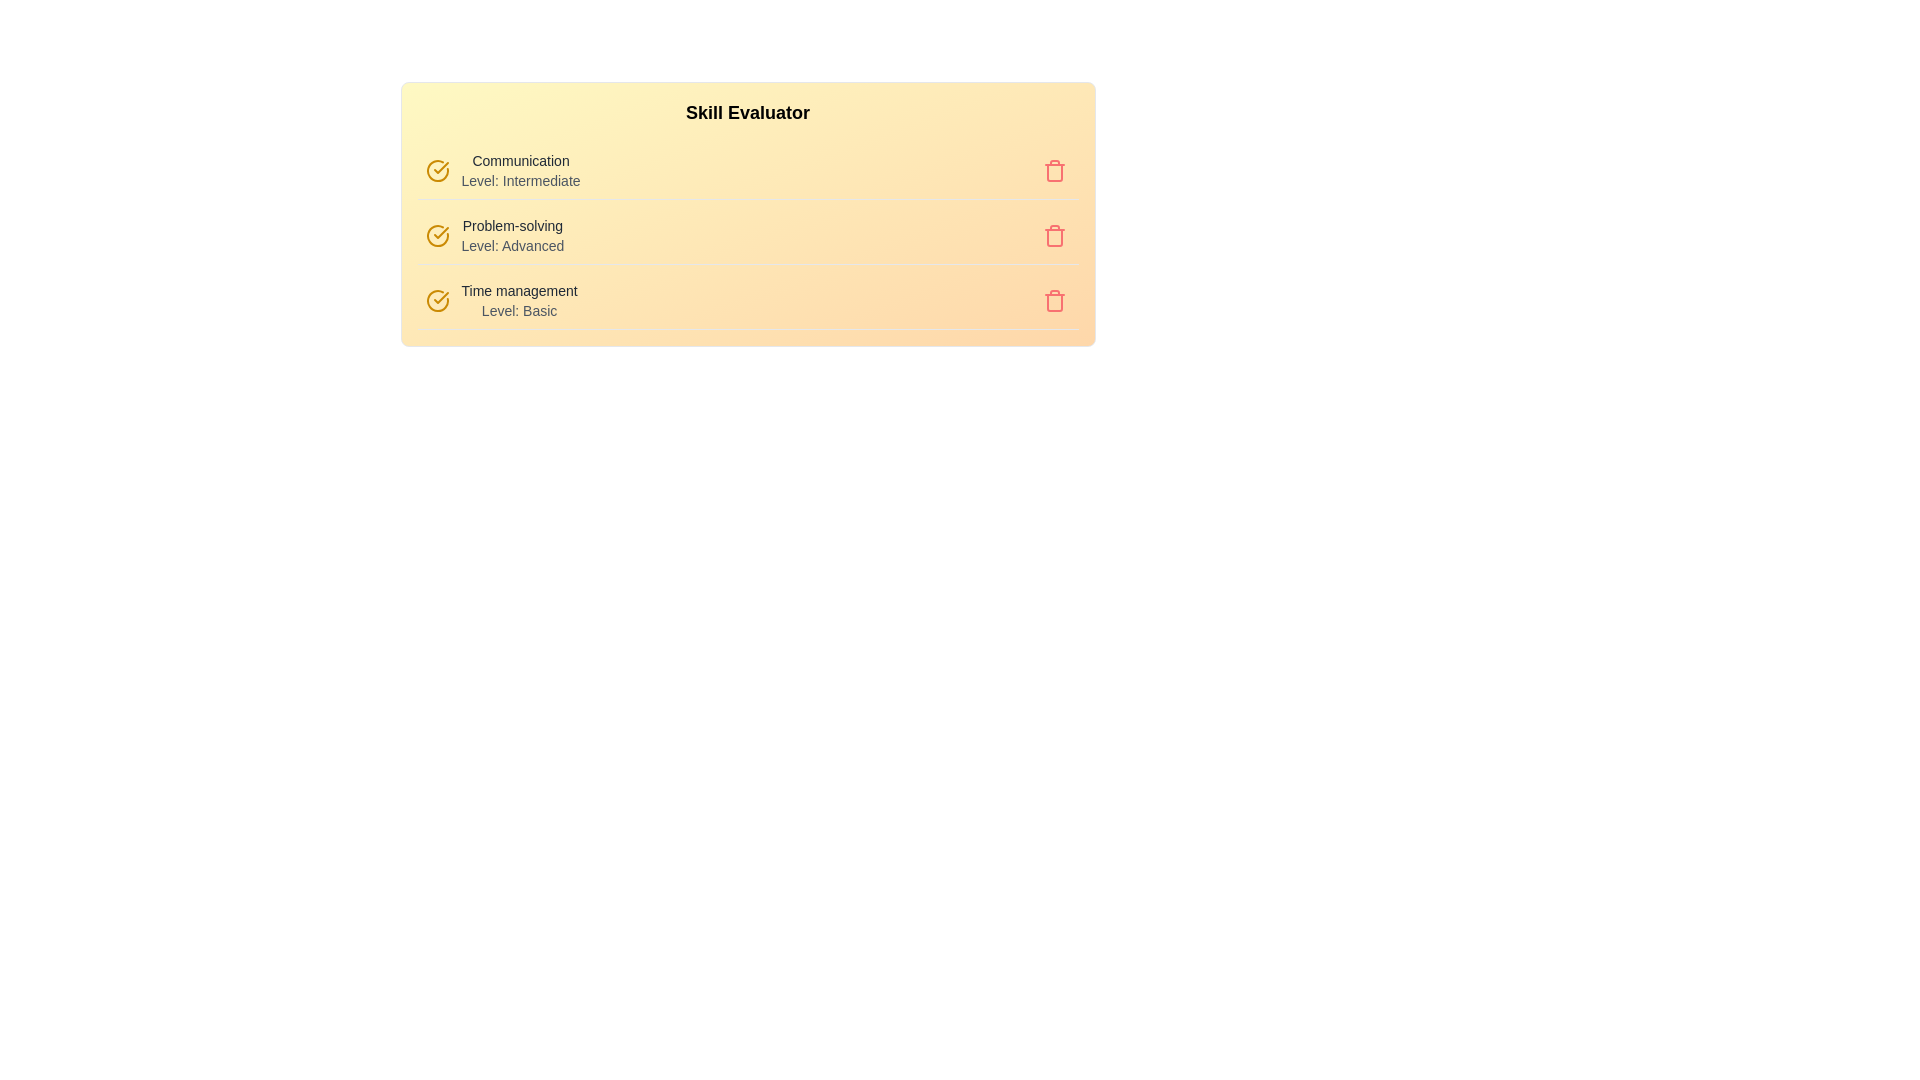  Describe the element at coordinates (747, 301) in the screenshot. I see `the skill item corresponding to Time management to open its context menu` at that location.